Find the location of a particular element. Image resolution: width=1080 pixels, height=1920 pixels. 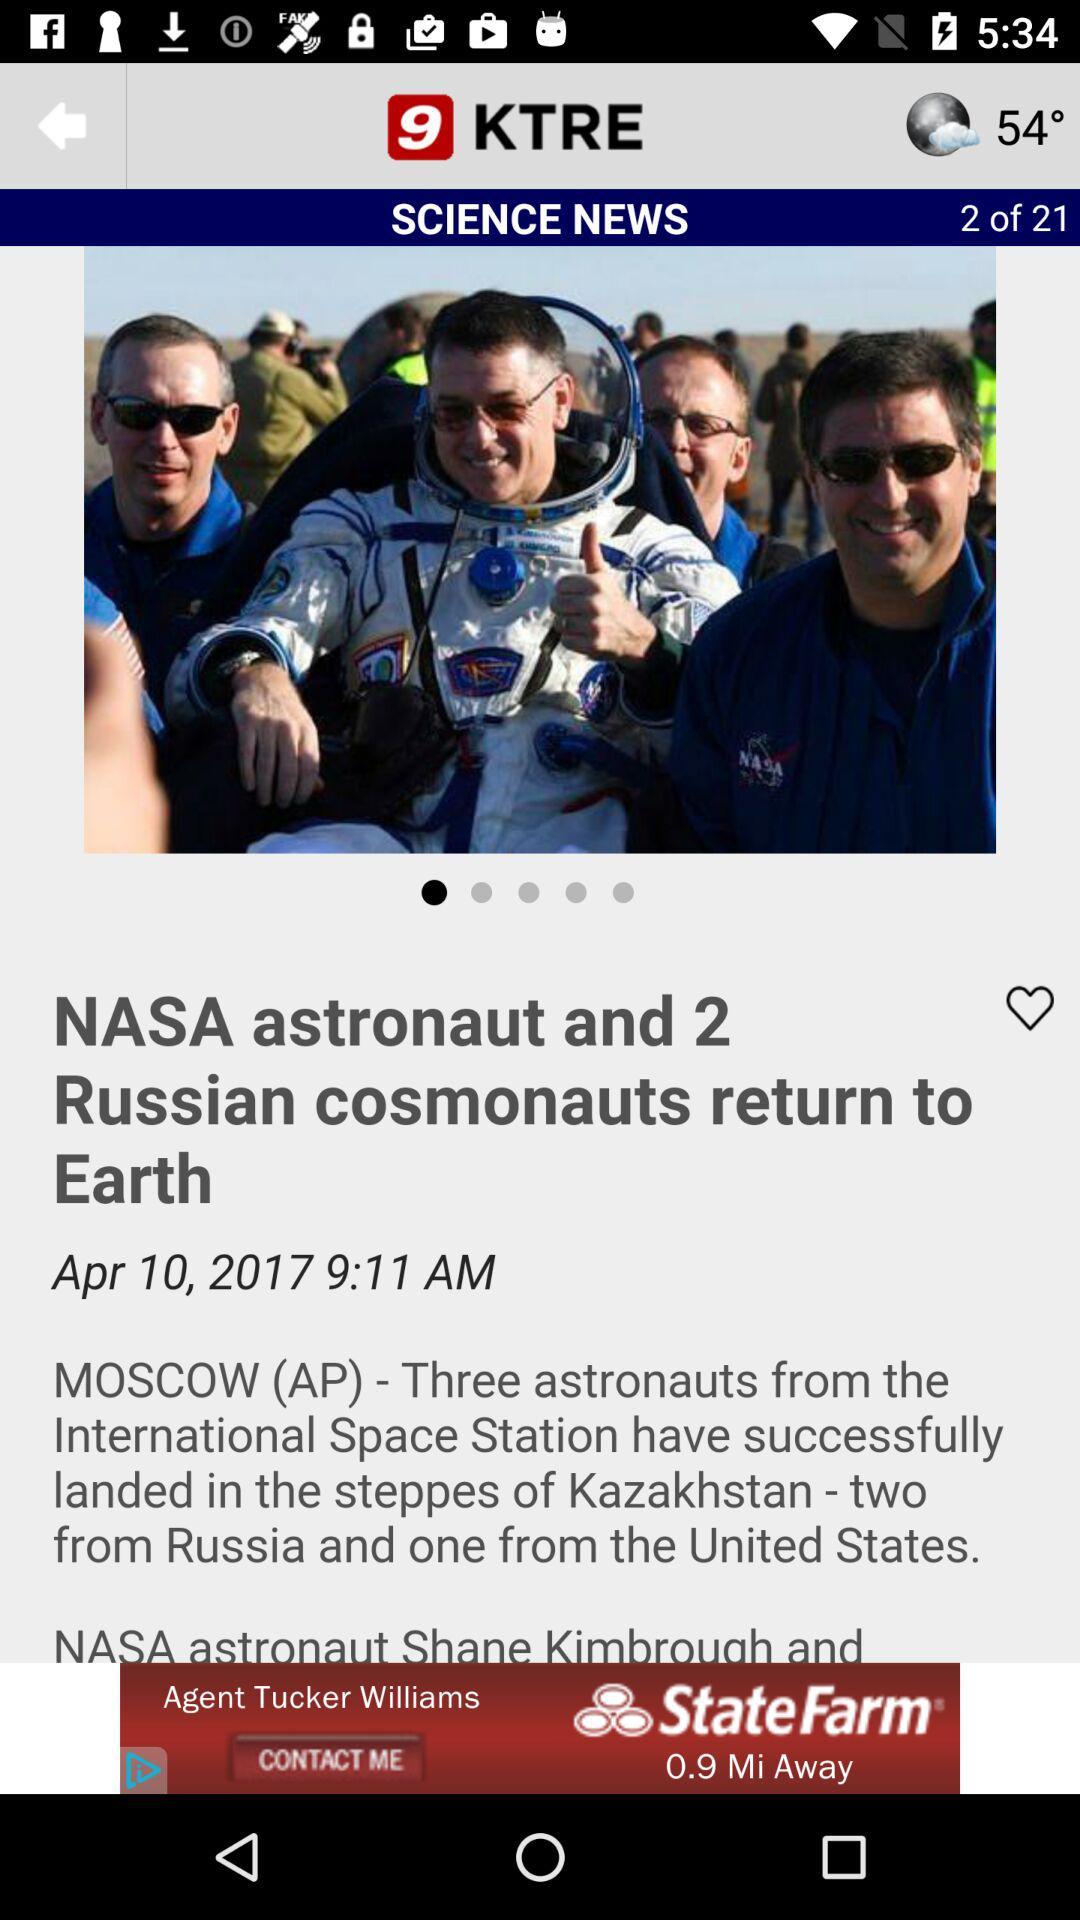

like button is located at coordinates (1017, 1008).